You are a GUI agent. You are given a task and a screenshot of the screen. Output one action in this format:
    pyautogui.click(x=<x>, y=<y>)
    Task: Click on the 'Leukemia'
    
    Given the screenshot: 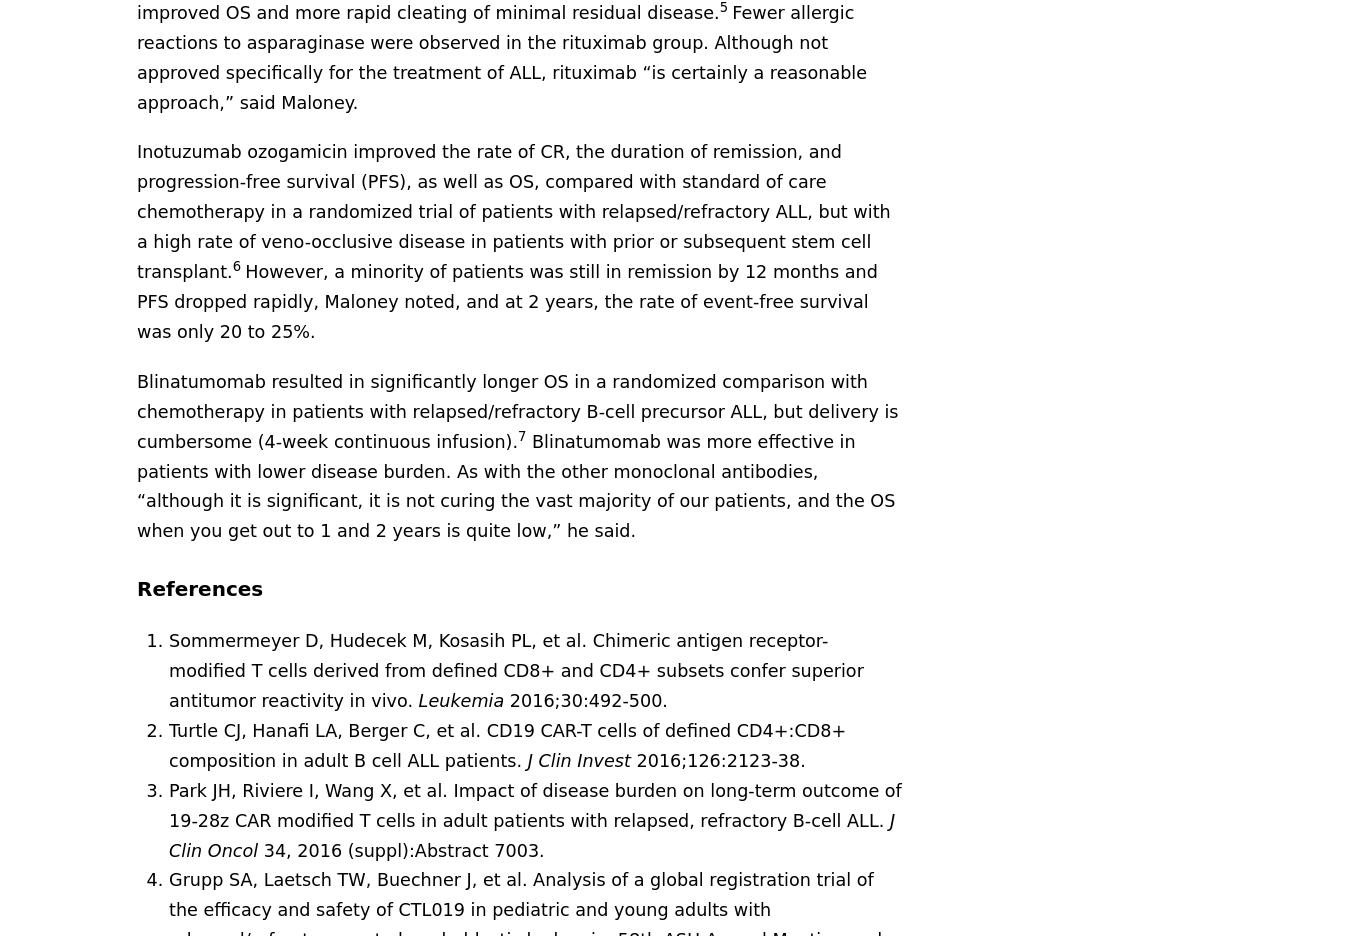 What is the action you would take?
    pyautogui.click(x=463, y=700)
    